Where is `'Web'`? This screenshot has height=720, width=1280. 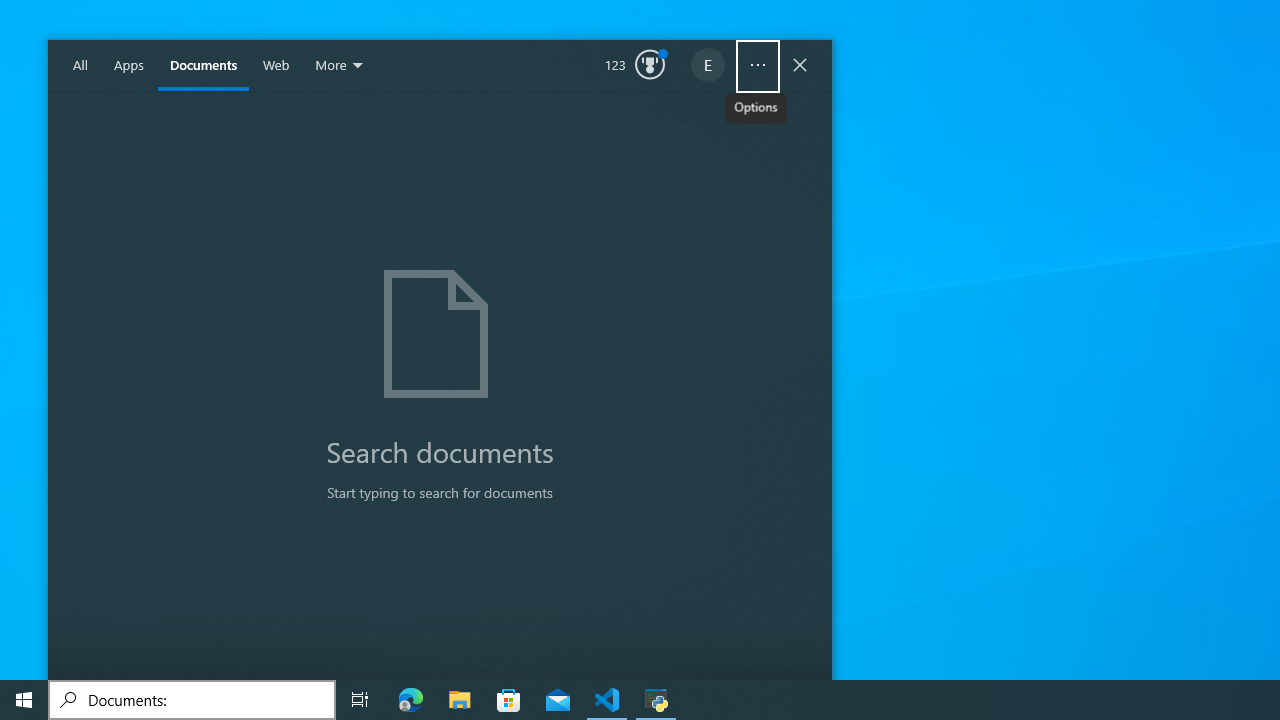
'Web' is located at coordinates (275, 65).